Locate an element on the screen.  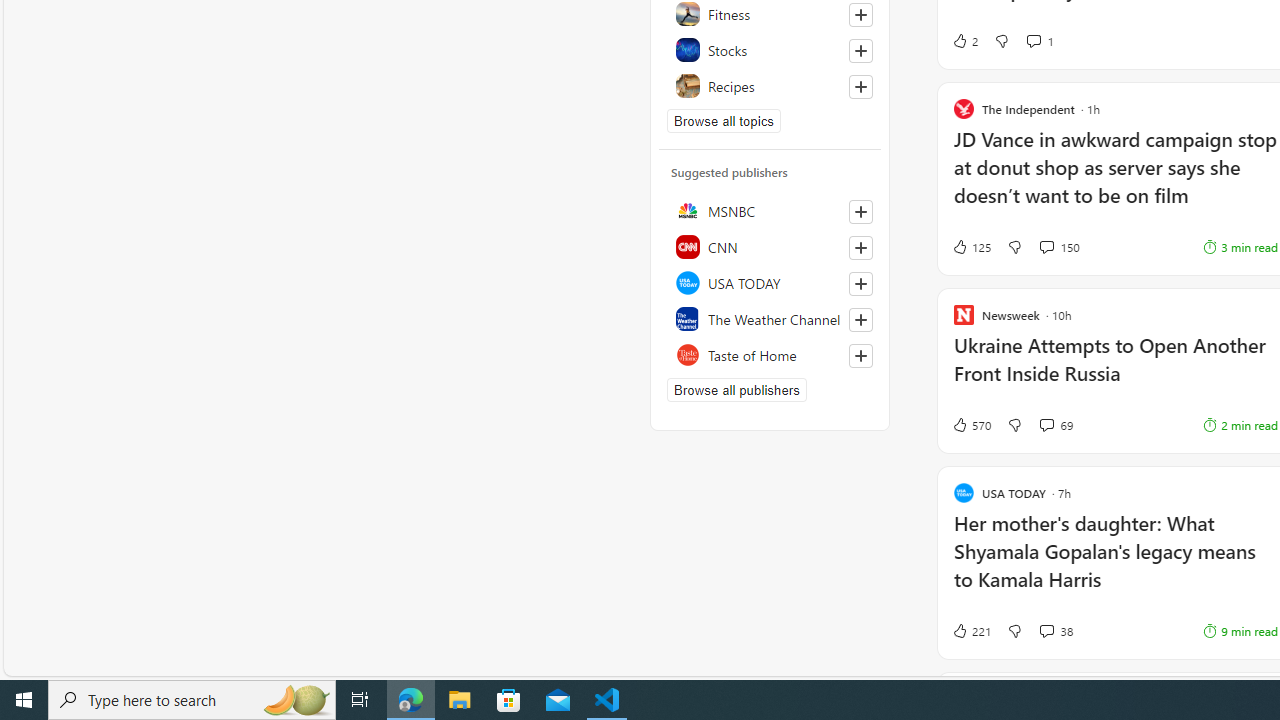
'CNN' is located at coordinates (769, 245).